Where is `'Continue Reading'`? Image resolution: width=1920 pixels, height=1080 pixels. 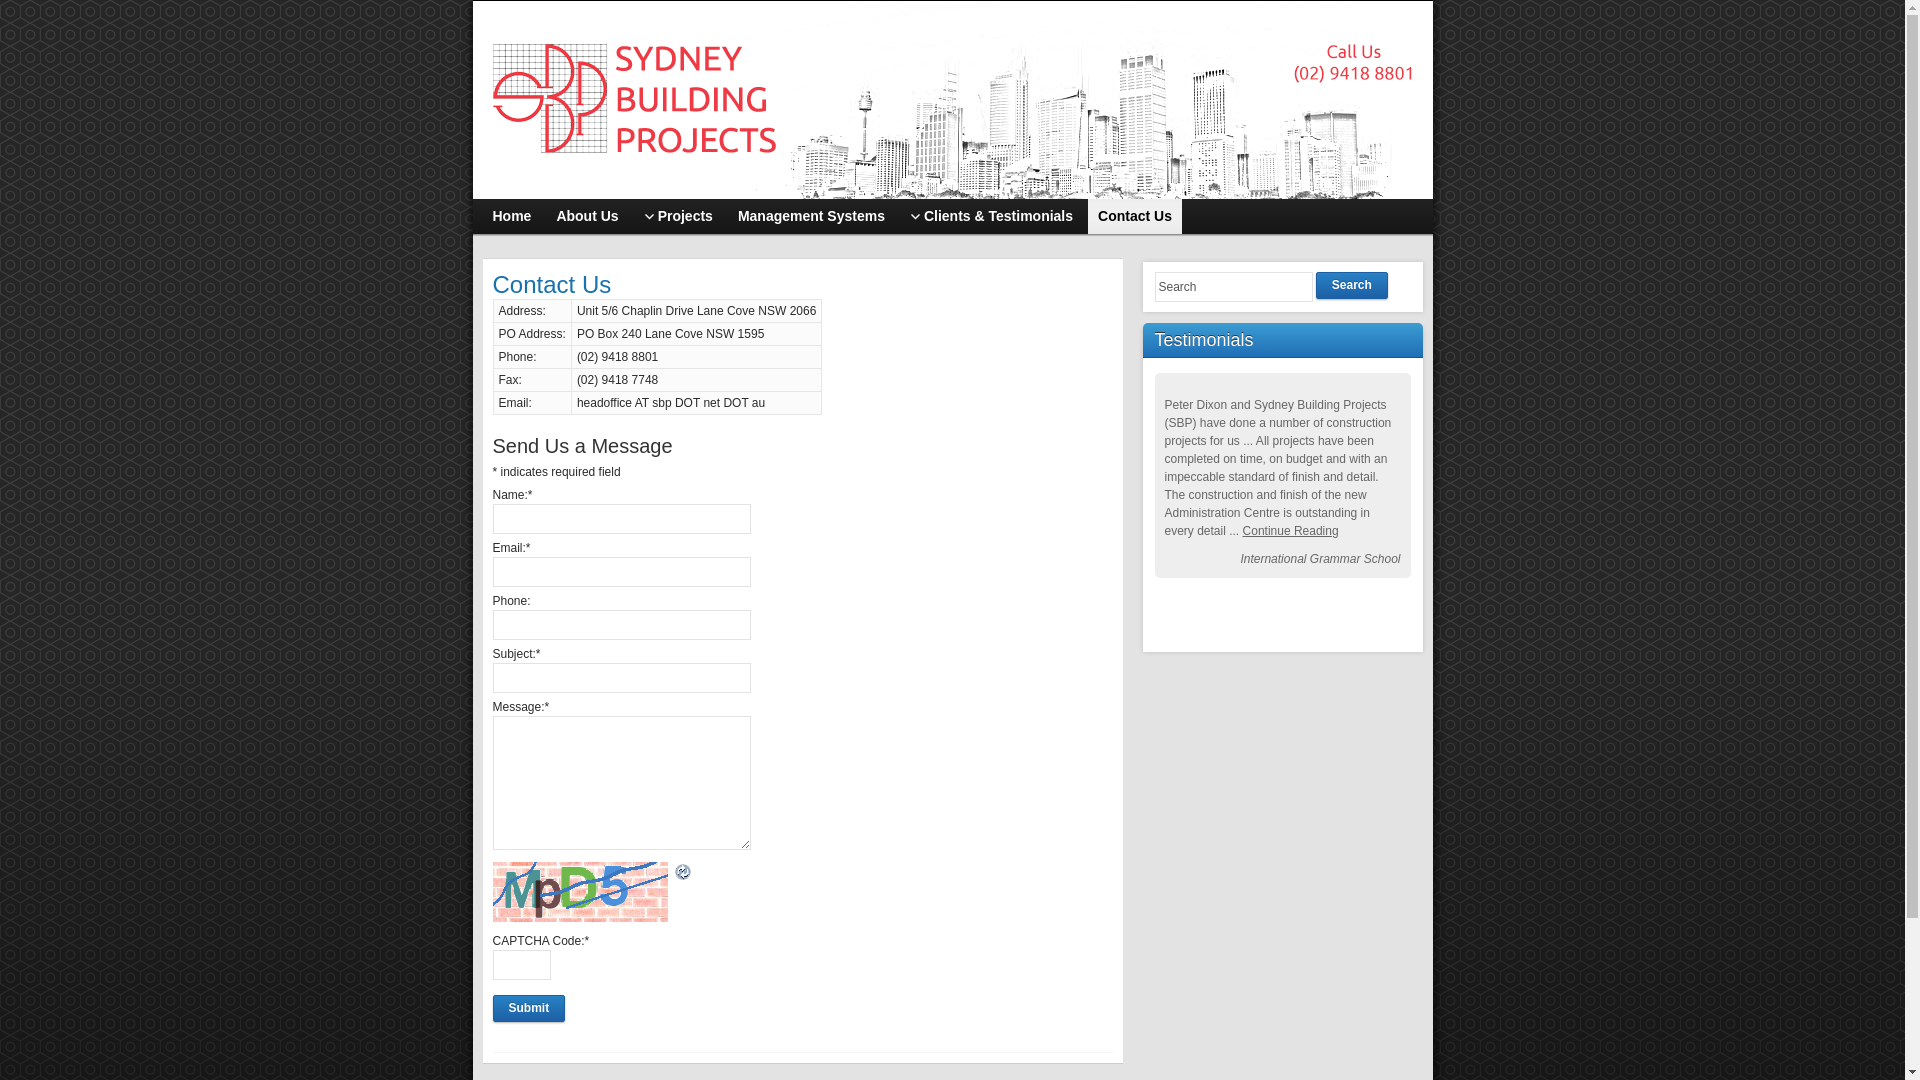
'Continue Reading' is located at coordinates (1242, 530).